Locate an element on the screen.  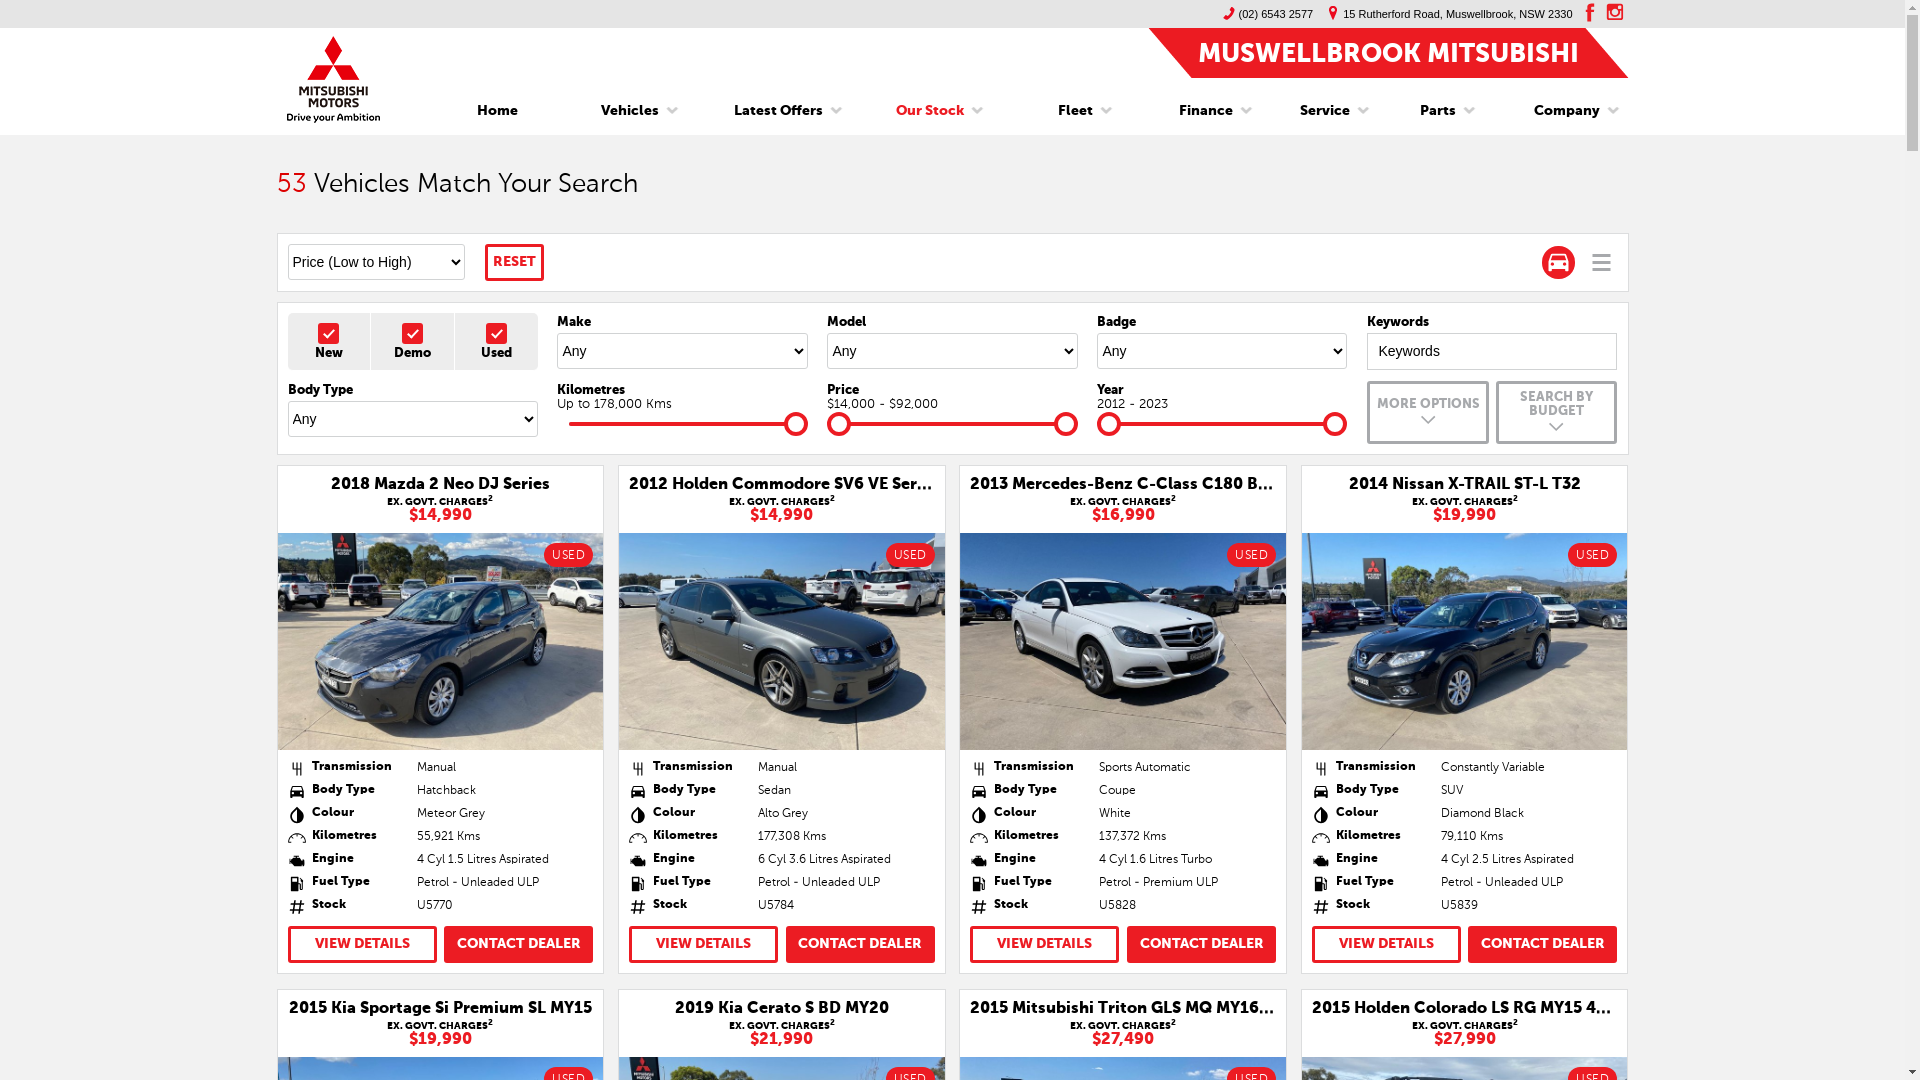
'Company' is located at coordinates (1558, 111).